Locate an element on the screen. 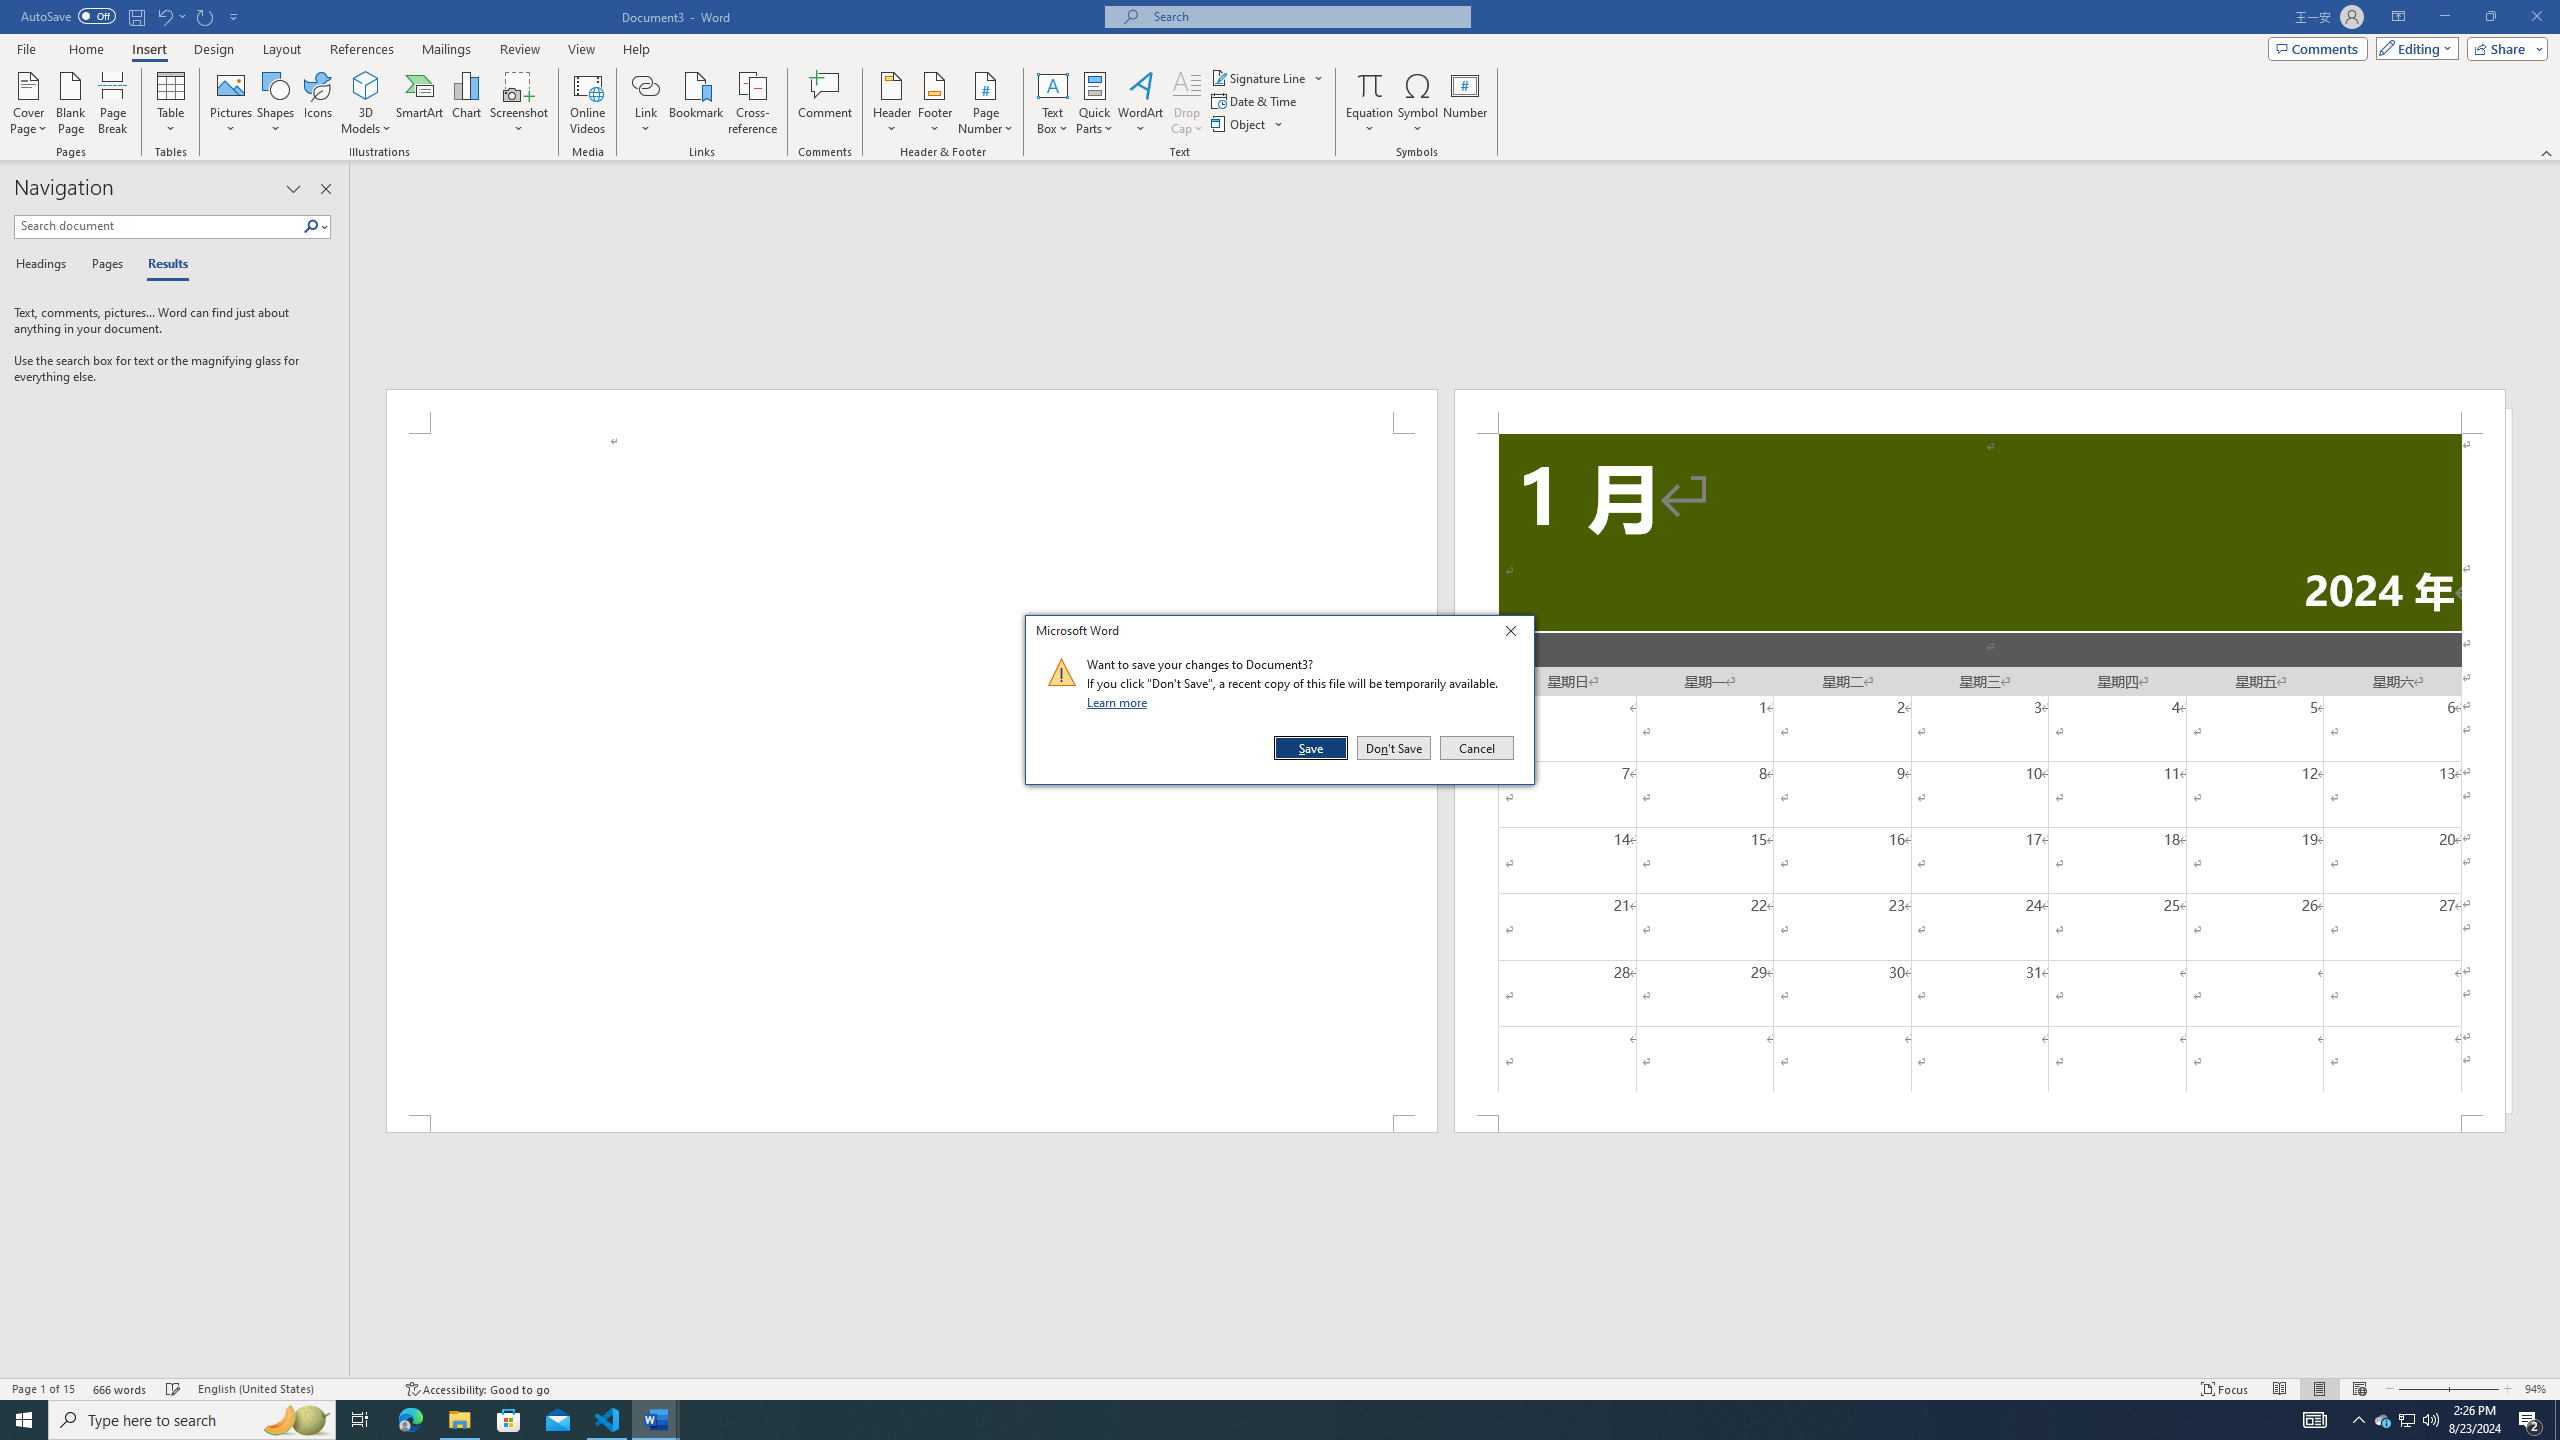  'Link' is located at coordinates (645, 103).